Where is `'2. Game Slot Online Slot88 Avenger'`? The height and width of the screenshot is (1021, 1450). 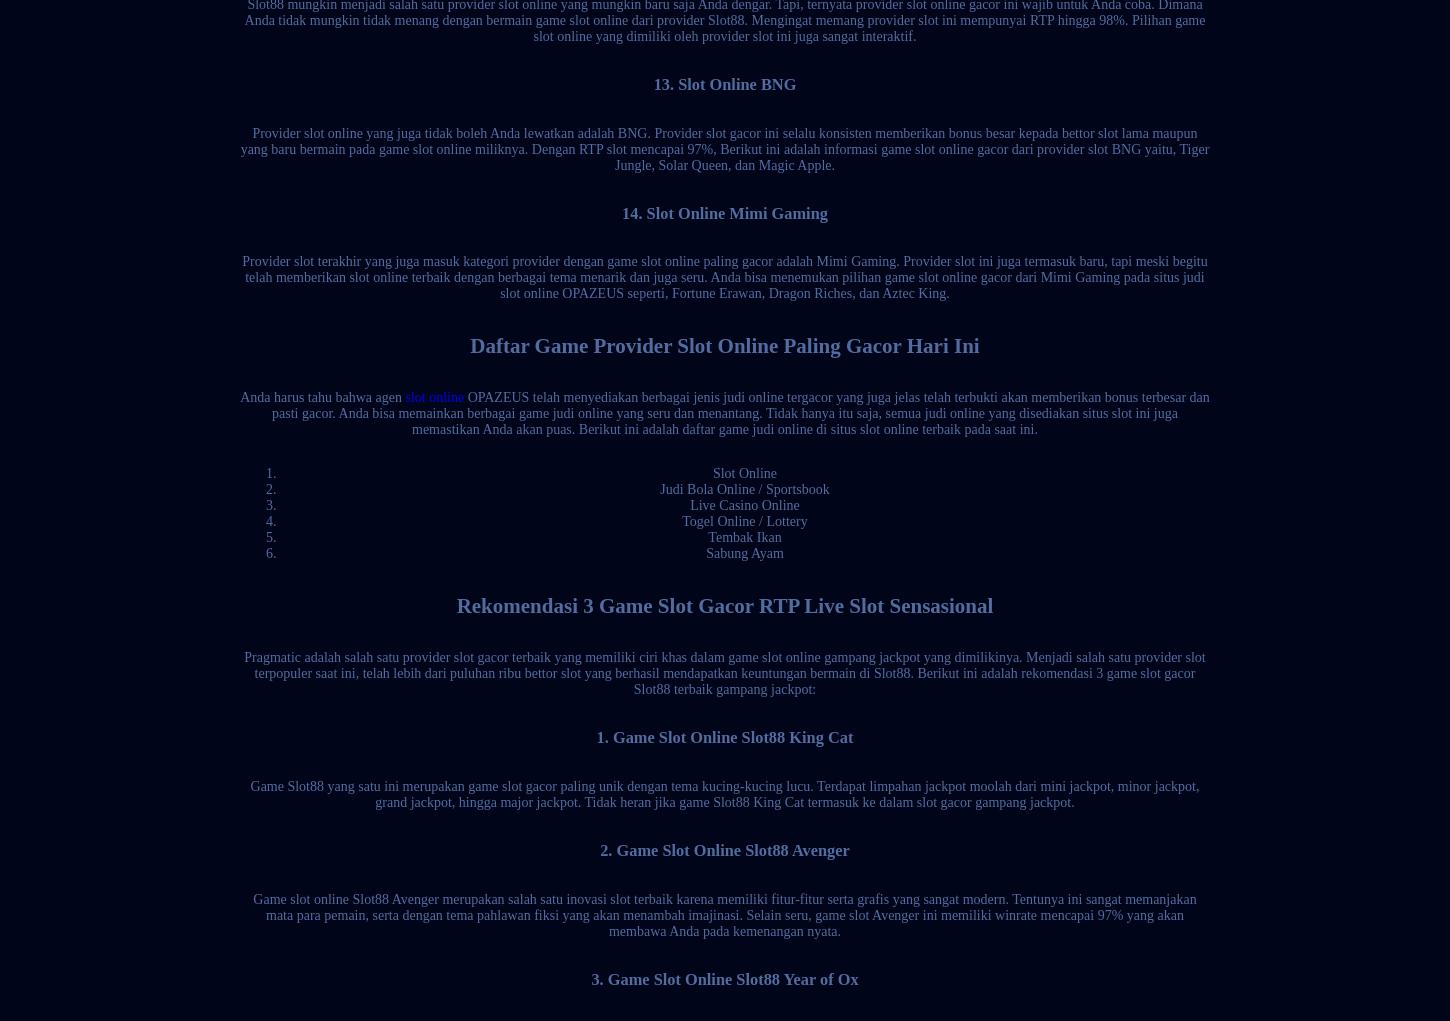
'2. Game Slot Online Slot88 Avenger' is located at coordinates (600, 850).